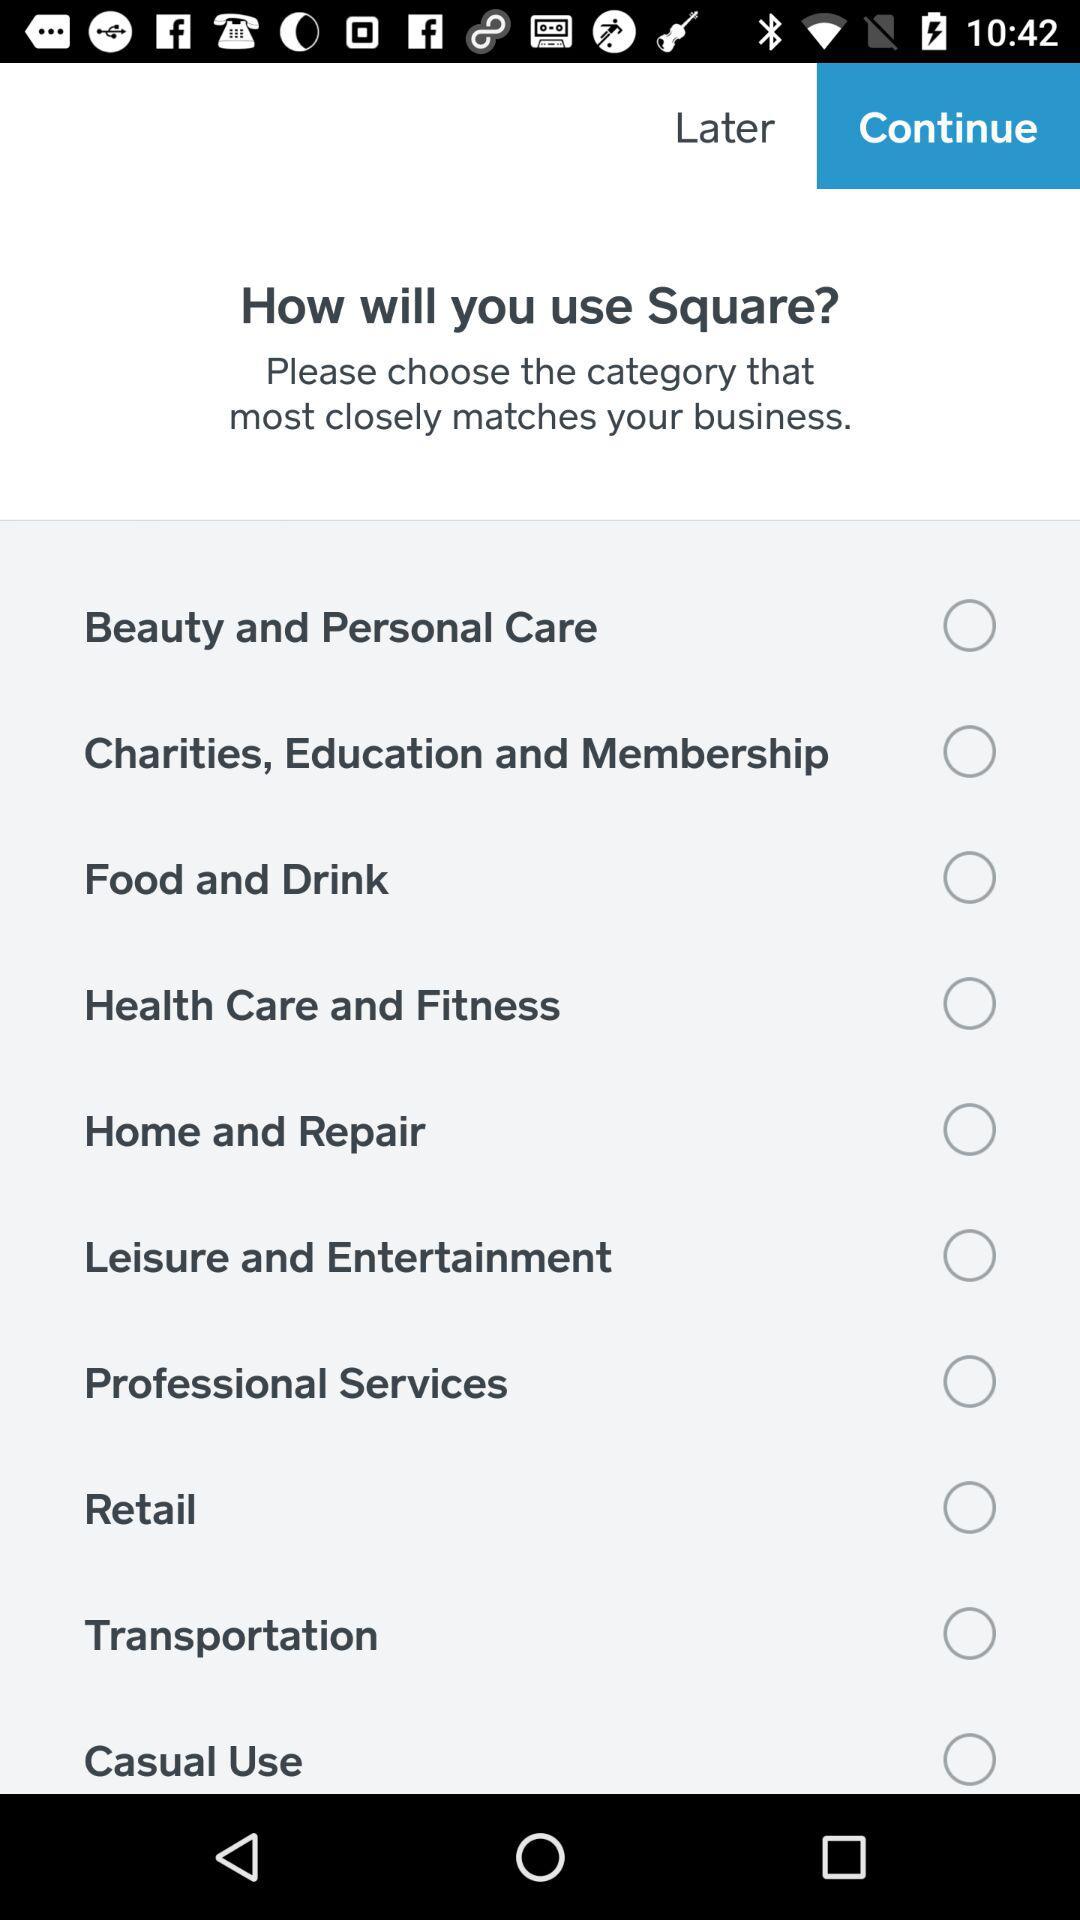 This screenshot has height=1920, width=1080. What do you see at coordinates (540, 1254) in the screenshot?
I see `the leisure and entertainment item` at bounding box center [540, 1254].